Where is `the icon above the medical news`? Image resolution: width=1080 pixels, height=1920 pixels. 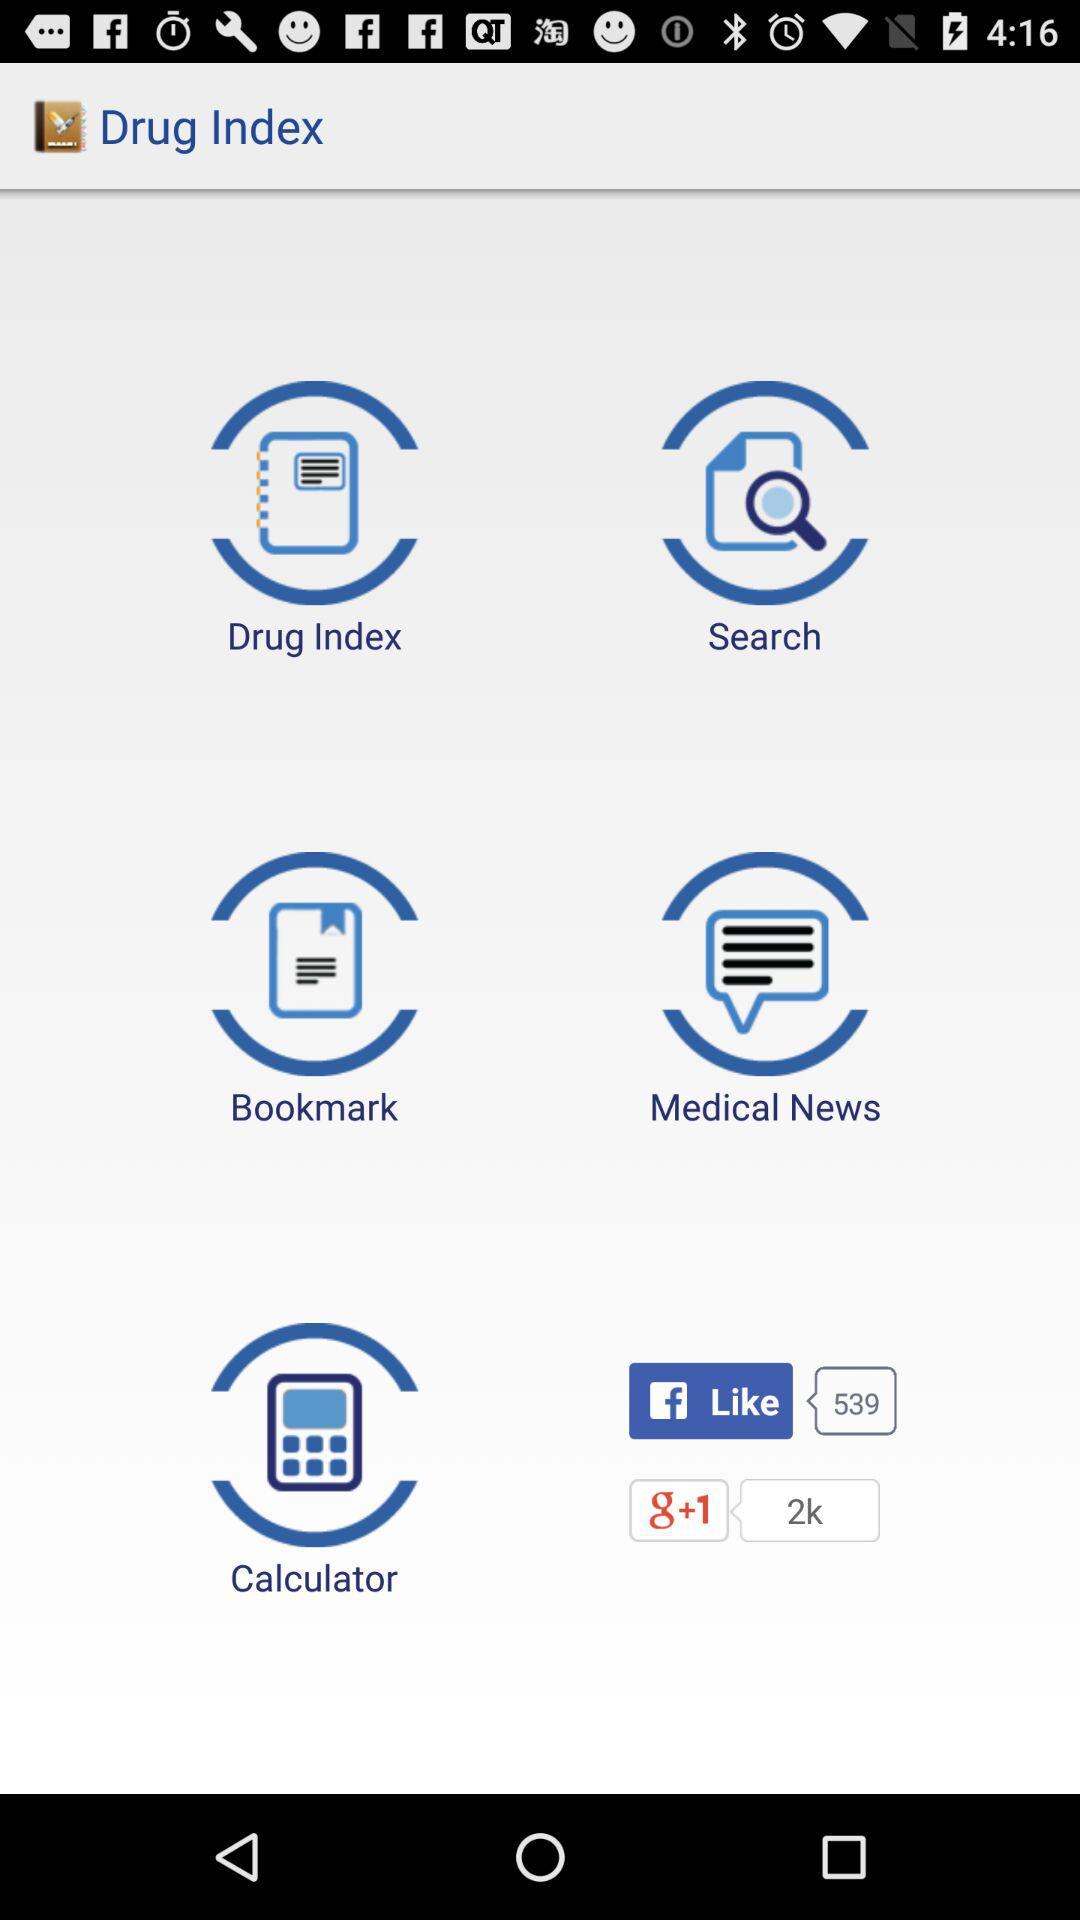 the icon above the medical news is located at coordinates (765, 520).